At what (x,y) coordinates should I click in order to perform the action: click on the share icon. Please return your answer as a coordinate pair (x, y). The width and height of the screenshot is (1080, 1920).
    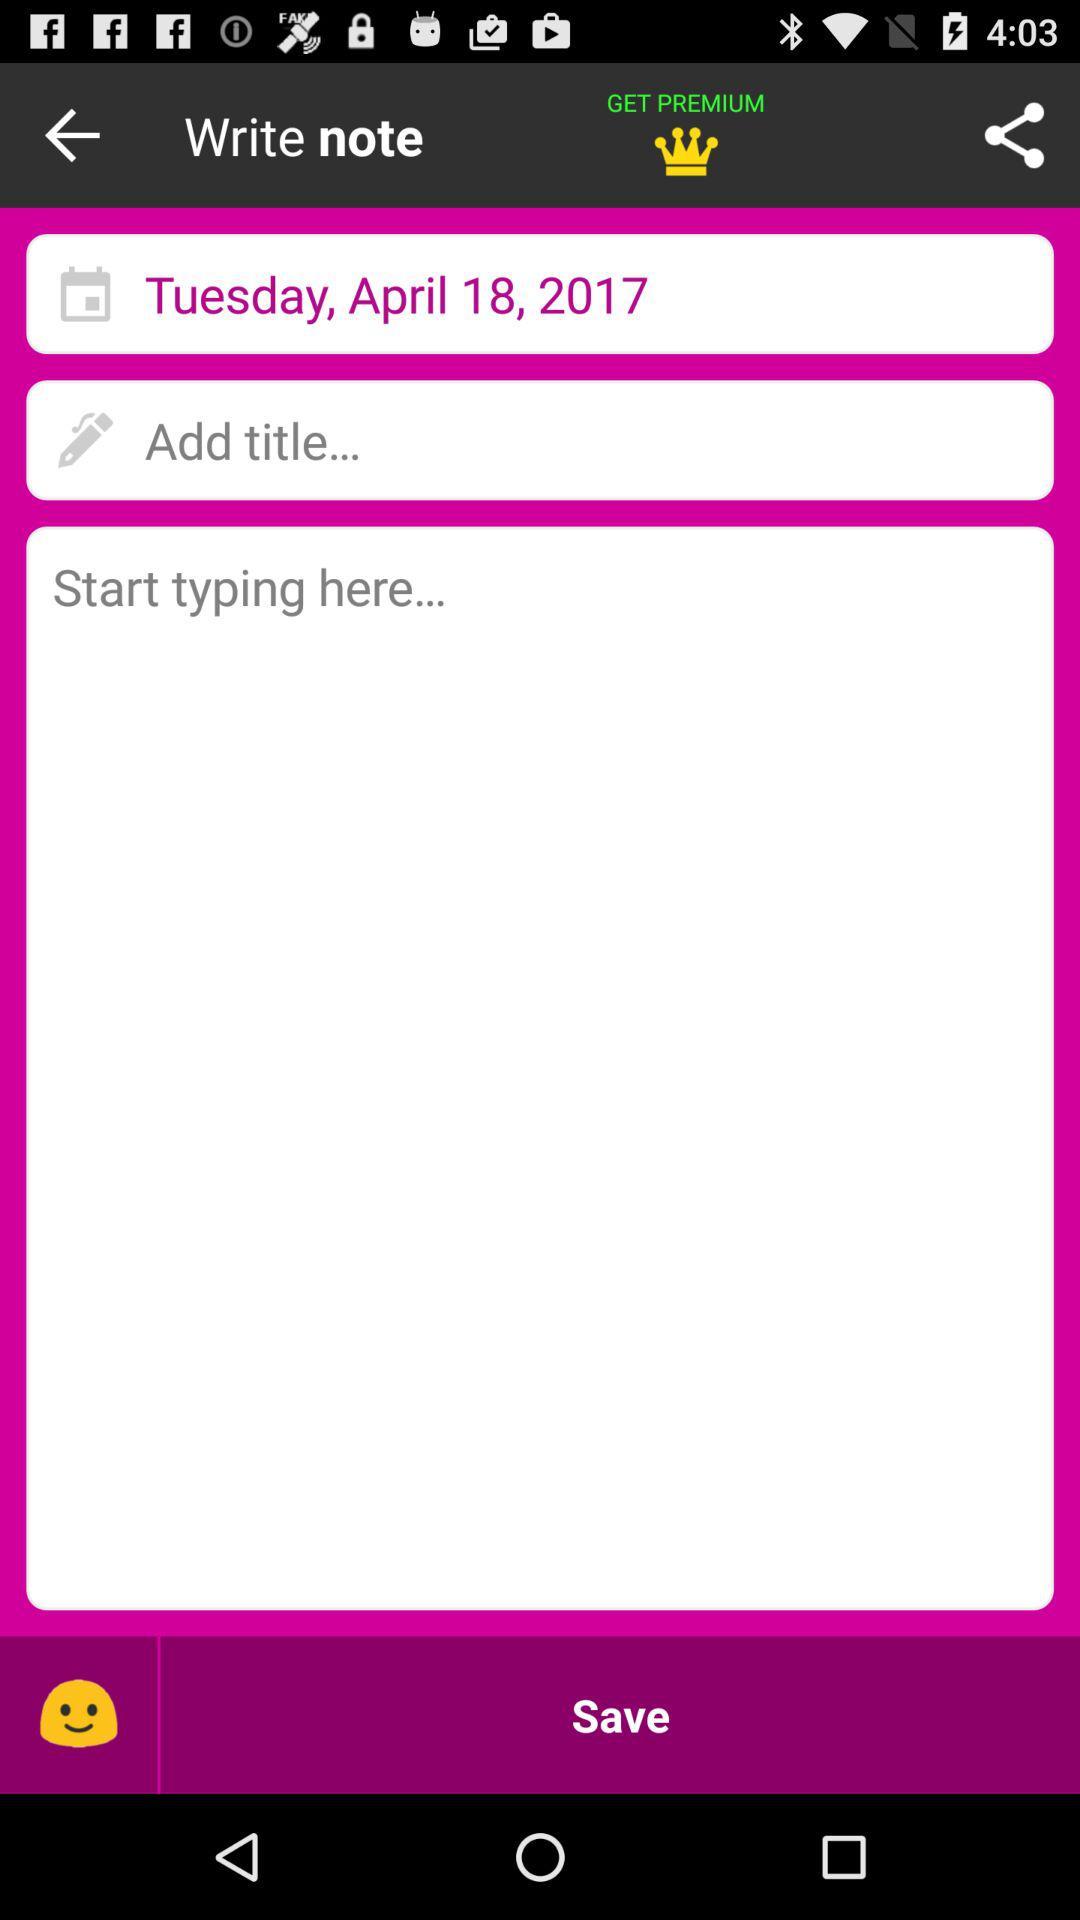
    Looking at the image, I should click on (1014, 143).